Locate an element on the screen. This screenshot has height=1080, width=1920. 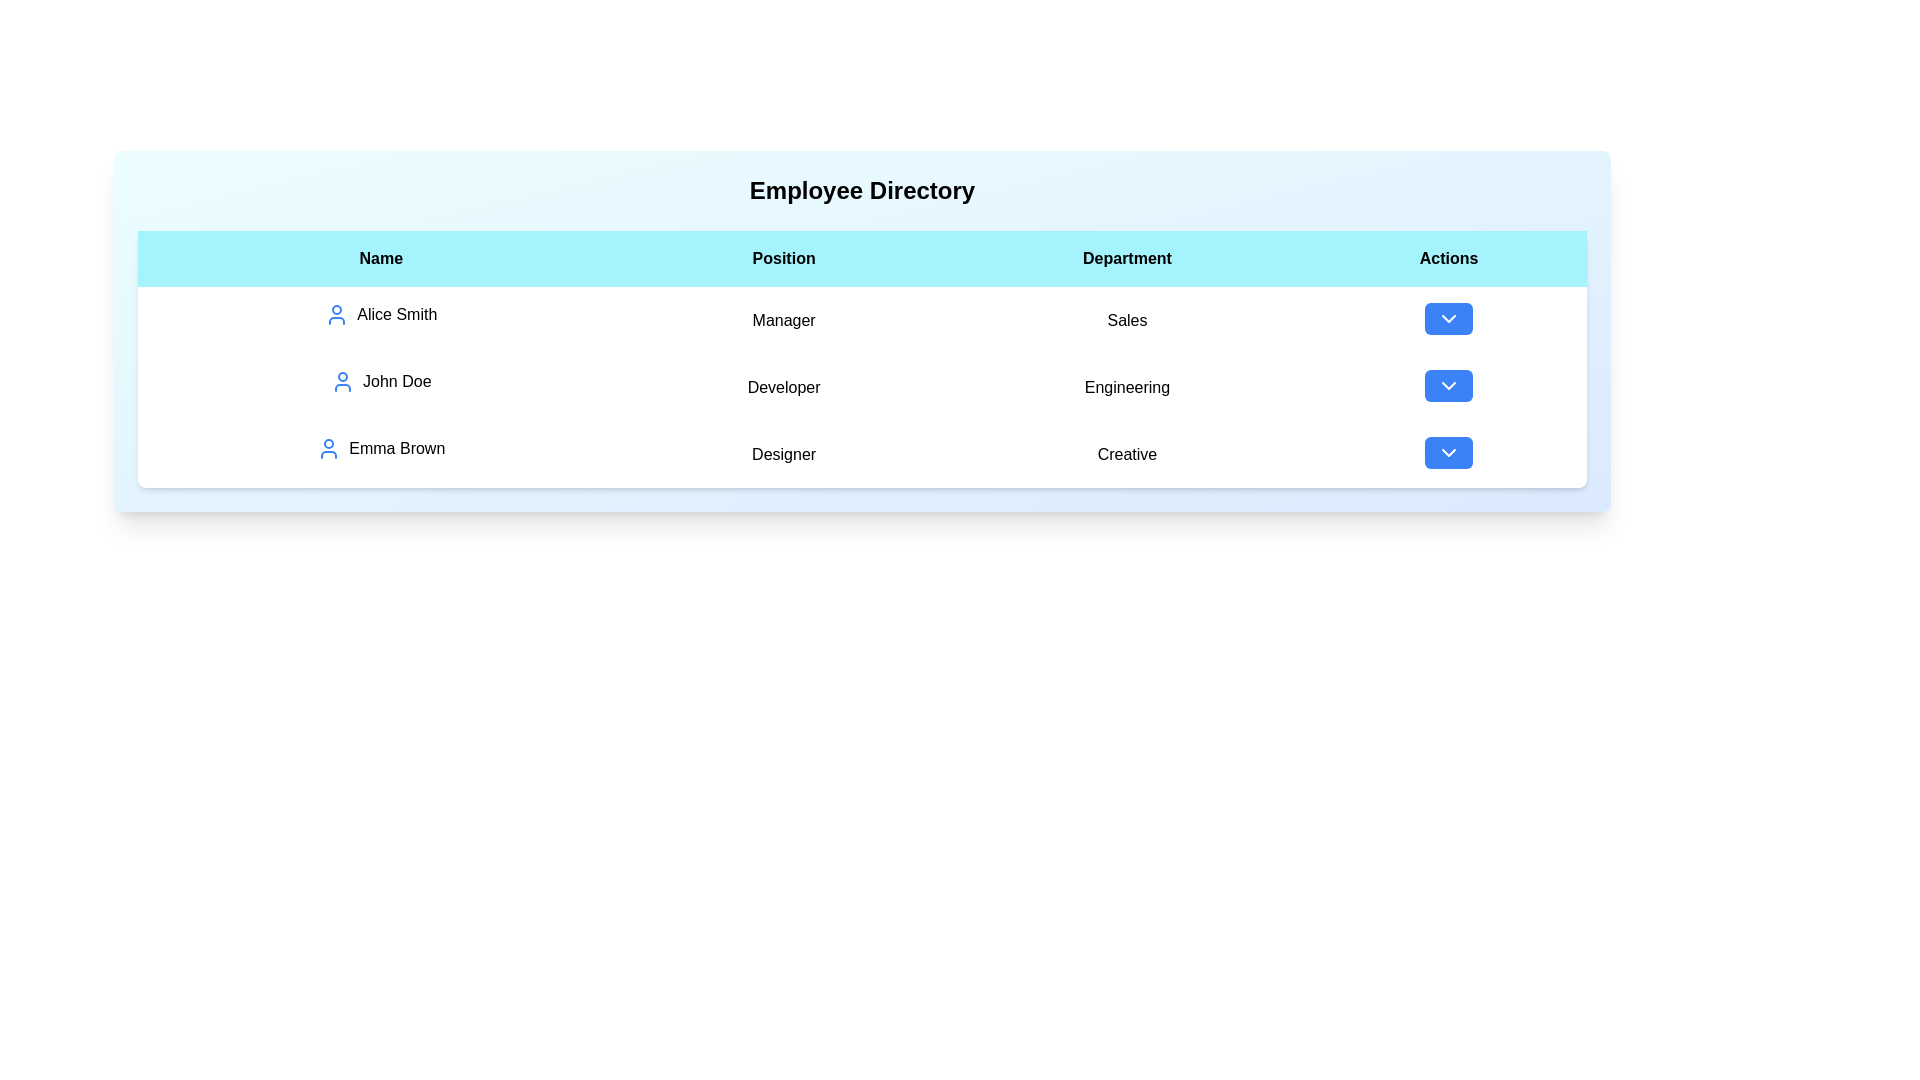
the Text label in the 'Name' column of the second row in the directory table, which identifies the name of a user or individual is located at coordinates (381, 381).